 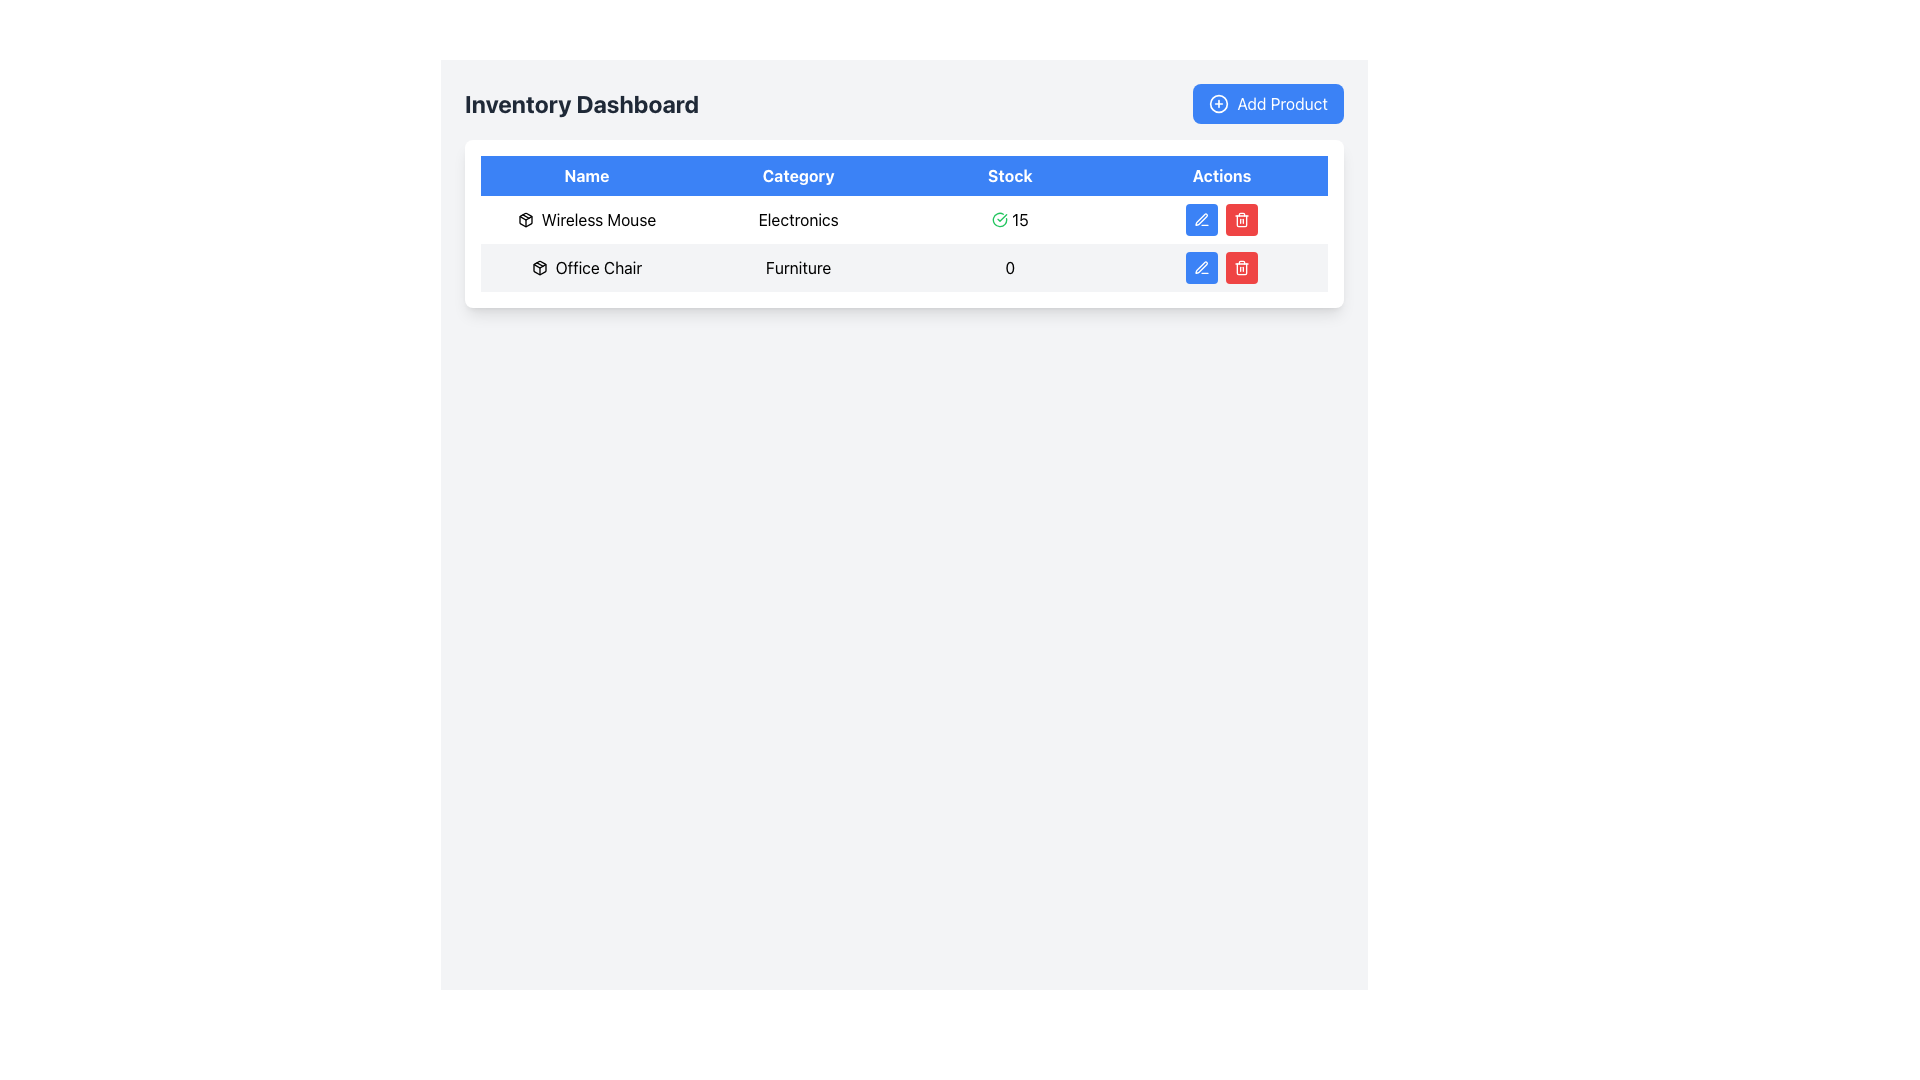 I want to click on the delete button with a trash can icon in the second row of the actions column, so click(x=1241, y=266).